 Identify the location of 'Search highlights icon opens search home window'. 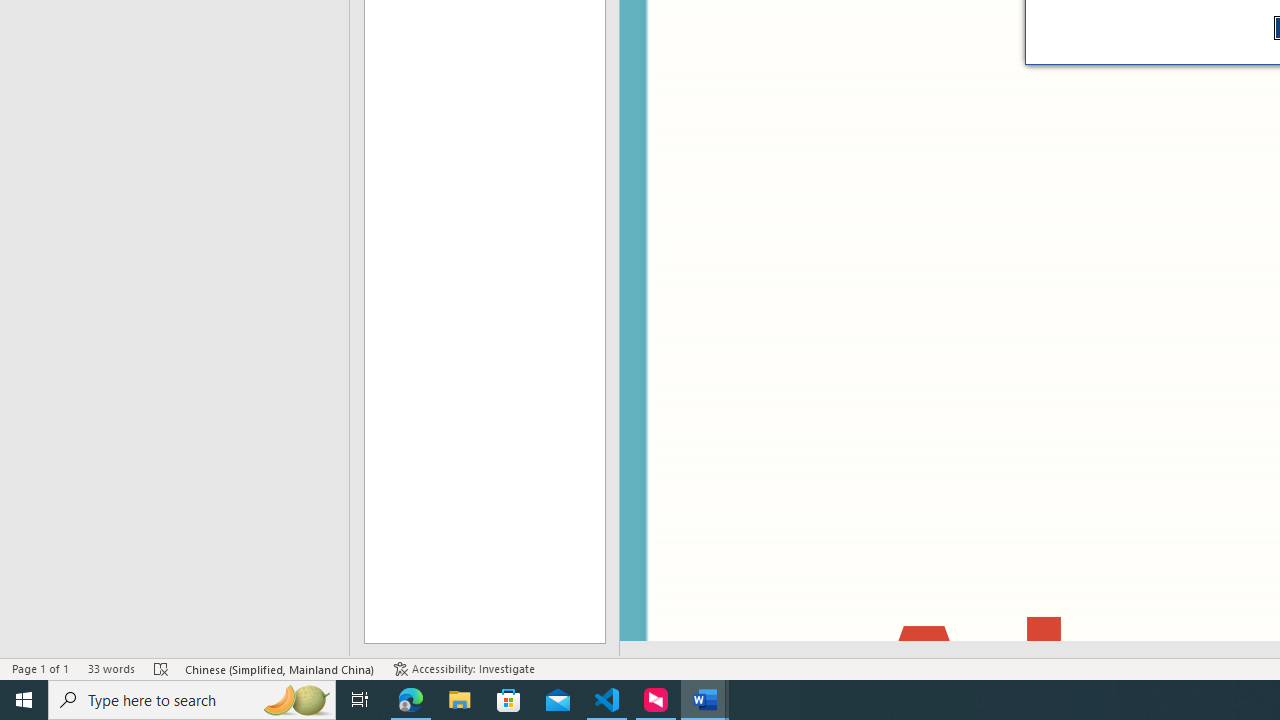
(294, 698).